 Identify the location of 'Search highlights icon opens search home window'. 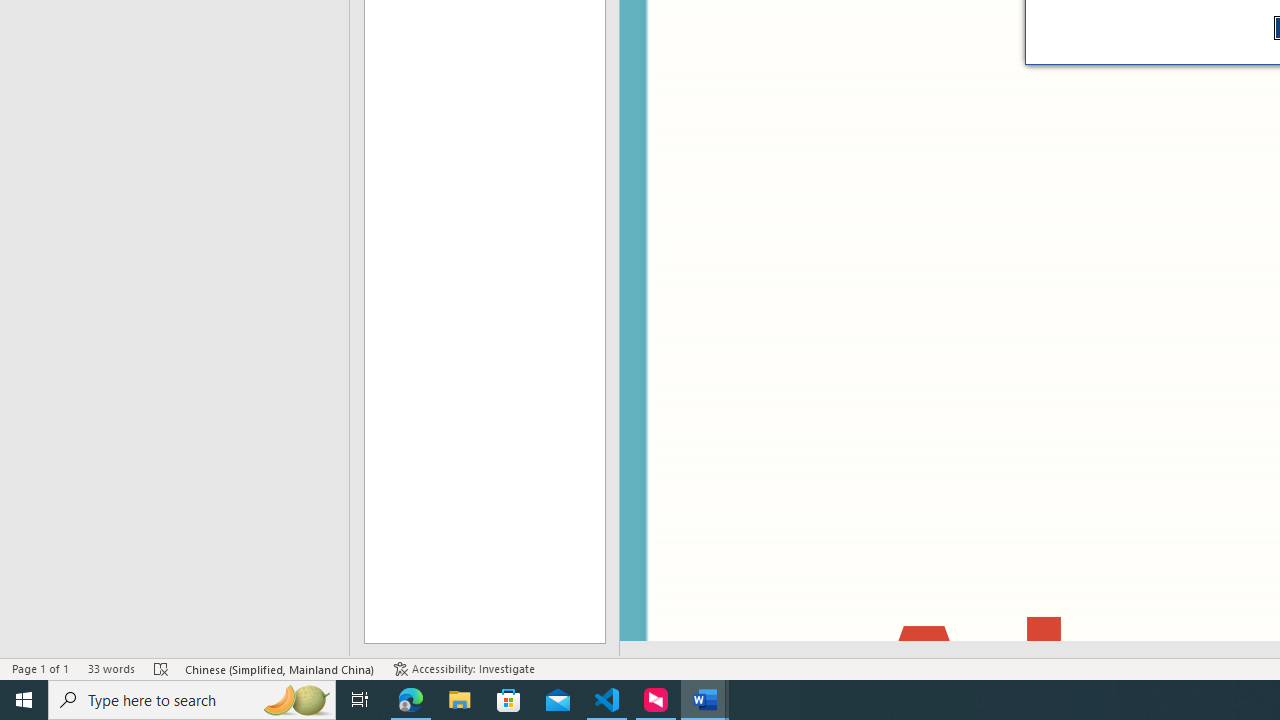
(294, 698).